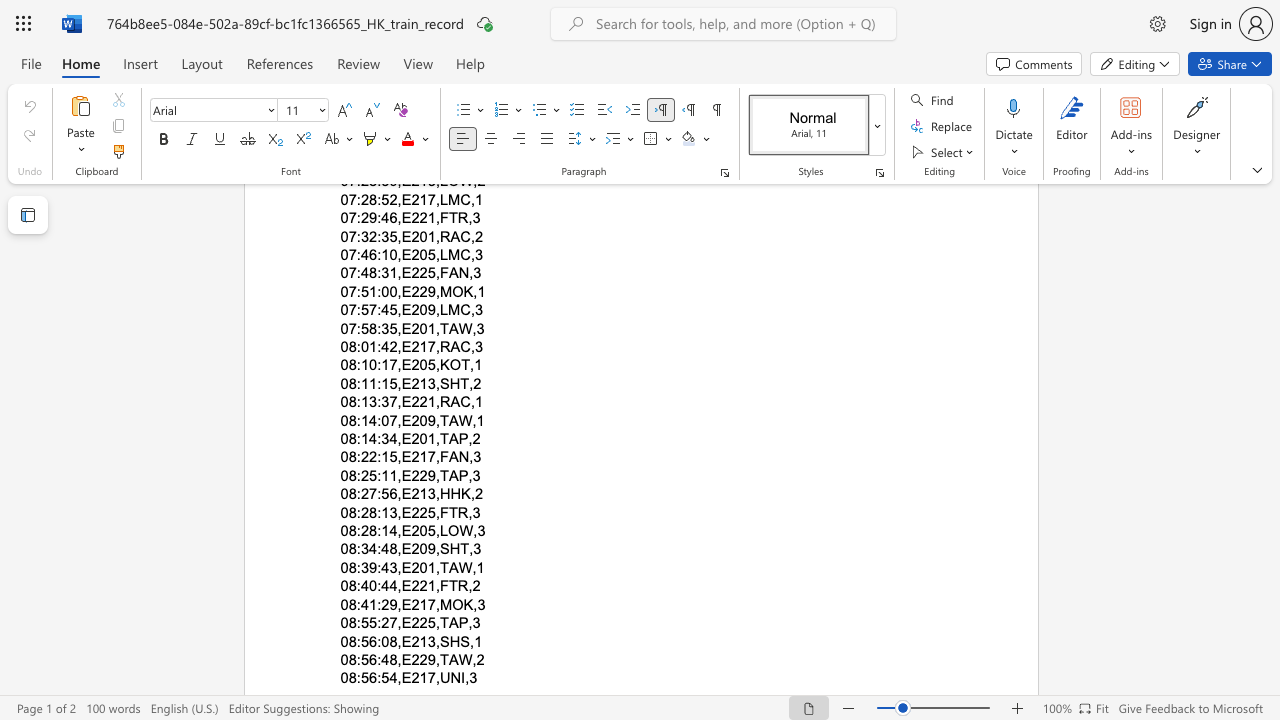 This screenshot has height=720, width=1280. What do you see at coordinates (356, 622) in the screenshot?
I see `the subset text ":55:27,E225,T" within the text "08:55:27,E225,TAP,3"` at bounding box center [356, 622].